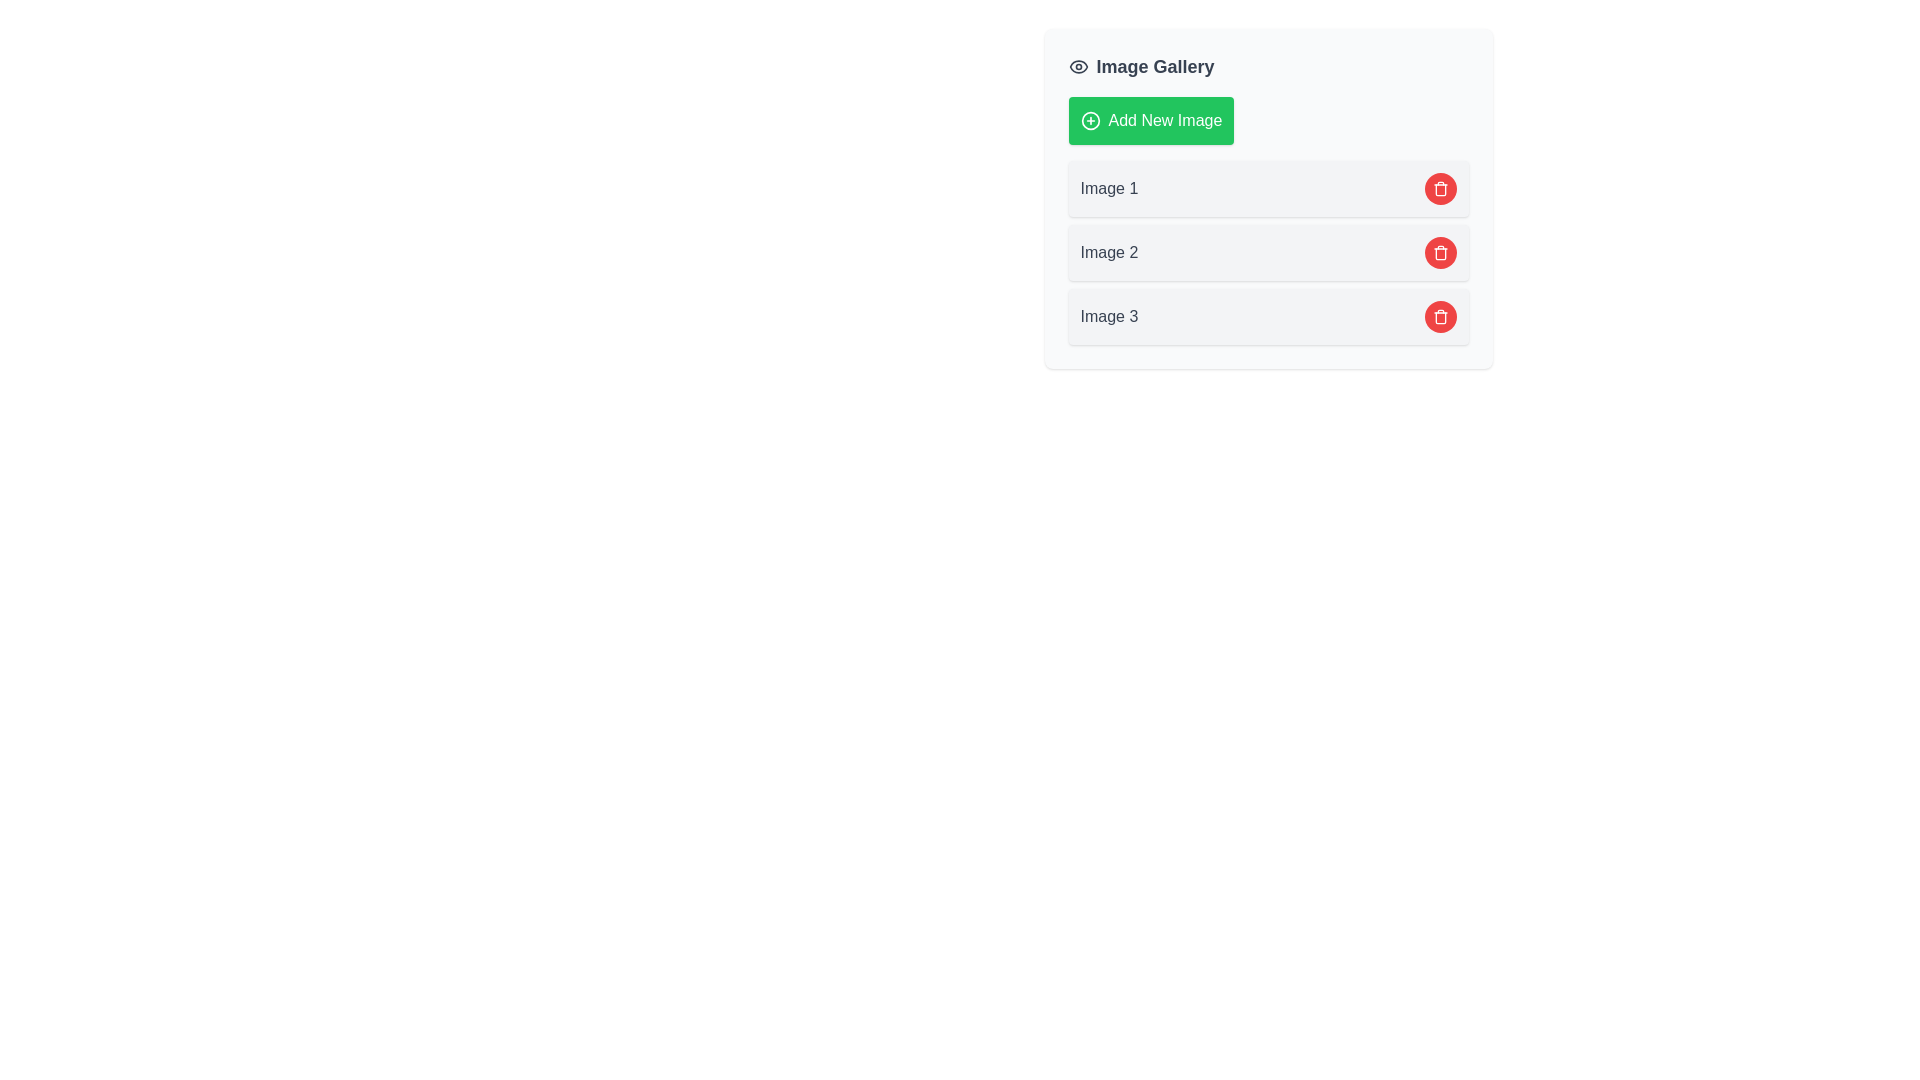 The image size is (1920, 1080). I want to click on the outermost stroke of the eye icon located at the top left corner of the 'Image Gallery' widget, which indicates visibility-related features, so click(1077, 65).